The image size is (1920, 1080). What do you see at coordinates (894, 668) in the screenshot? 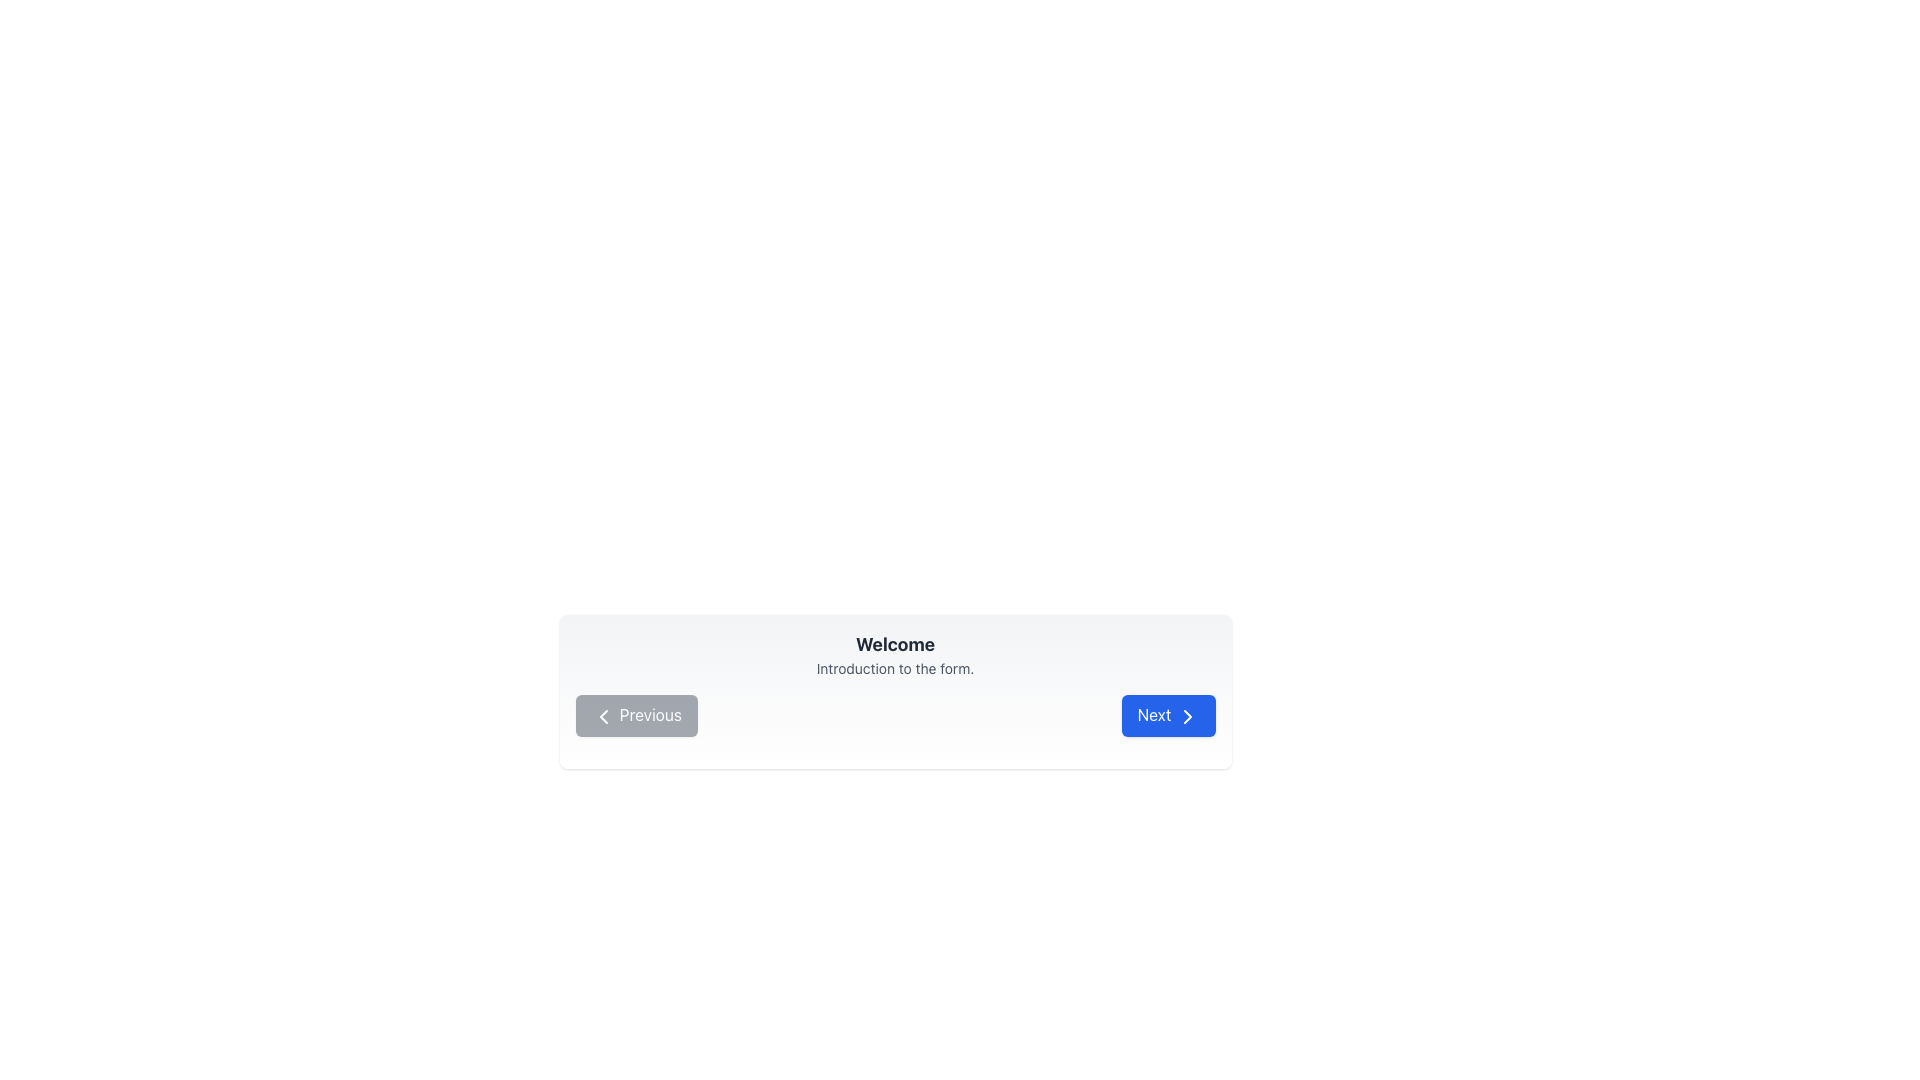
I see `the text label stating 'Introduction to the form.' which is styled in gray and positioned directly below the 'Welcome' header` at bounding box center [894, 668].